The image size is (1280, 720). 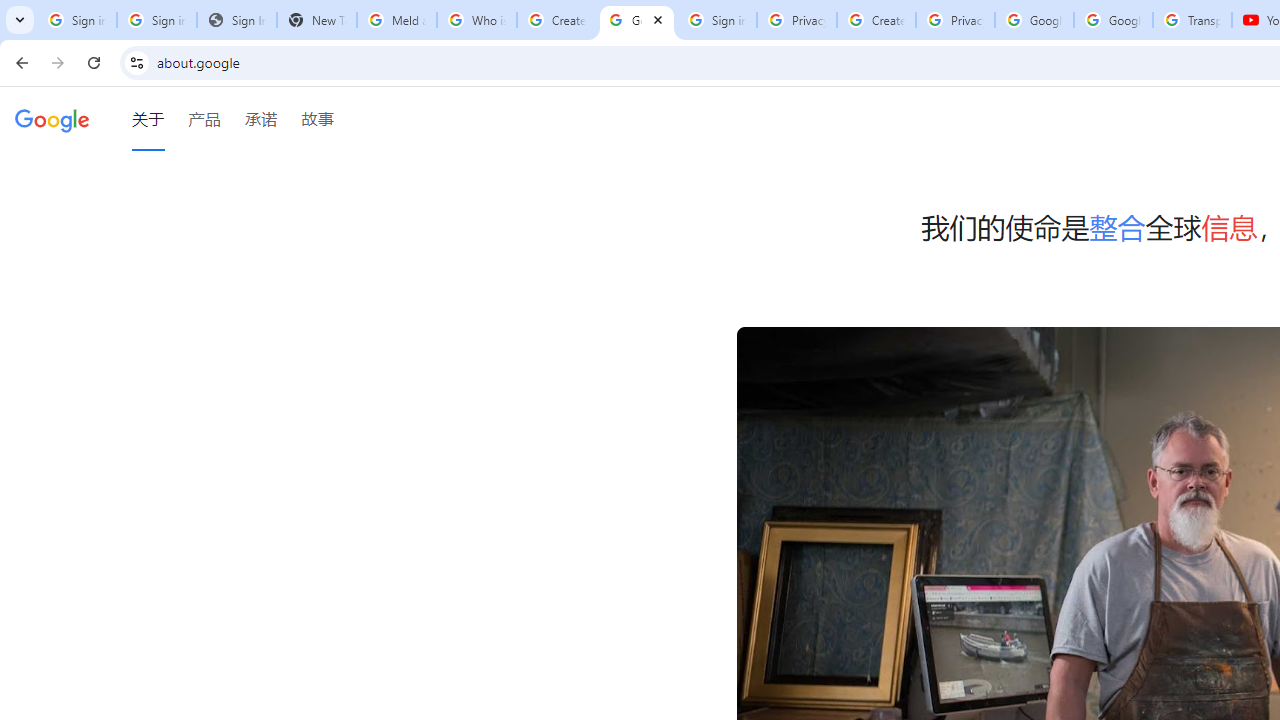 I want to click on 'New Tab', so click(x=315, y=20).